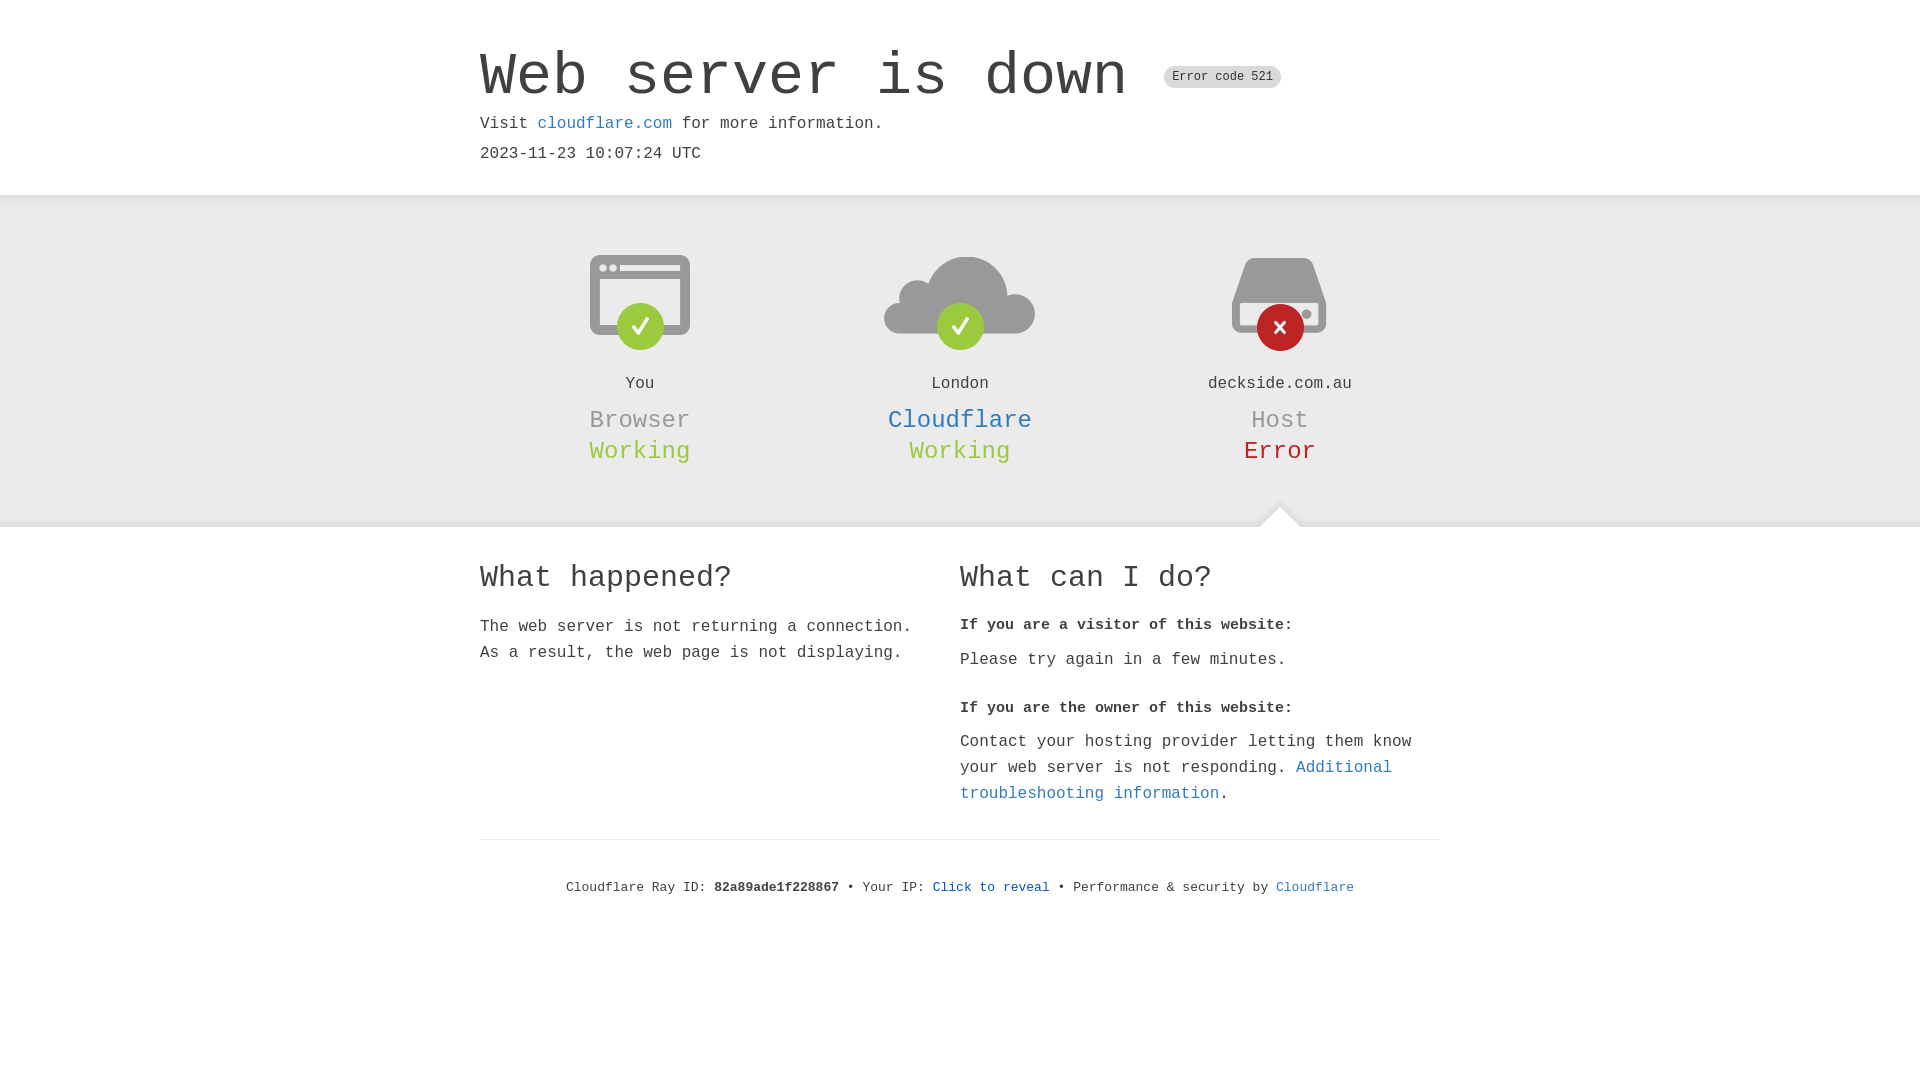 Image resolution: width=1920 pixels, height=1080 pixels. Describe the element at coordinates (887, 419) in the screenshot. I see `'Cloudflare'` at that location.